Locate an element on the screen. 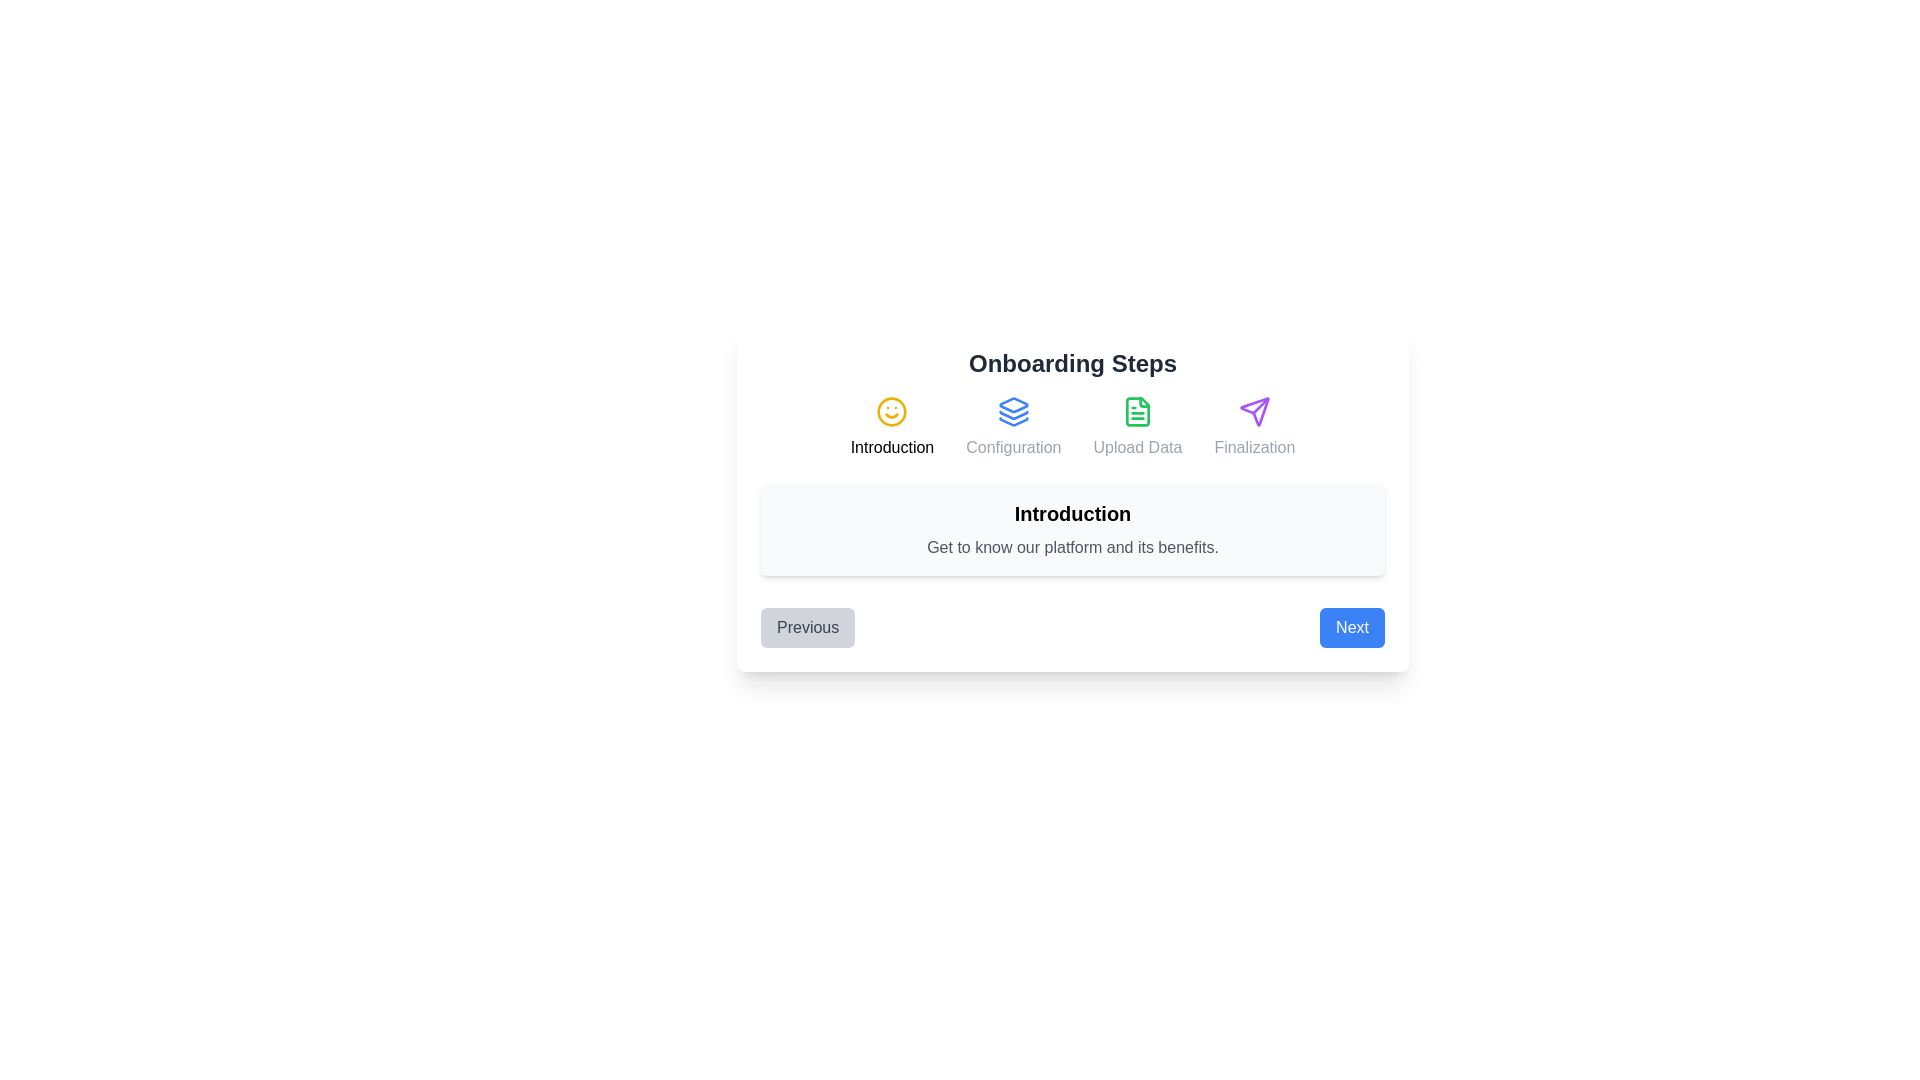 The width and height of the screenshot is (1920, 1080). the heading element located at the top of the onboarding process interface is located at coordinates (1072, 363).